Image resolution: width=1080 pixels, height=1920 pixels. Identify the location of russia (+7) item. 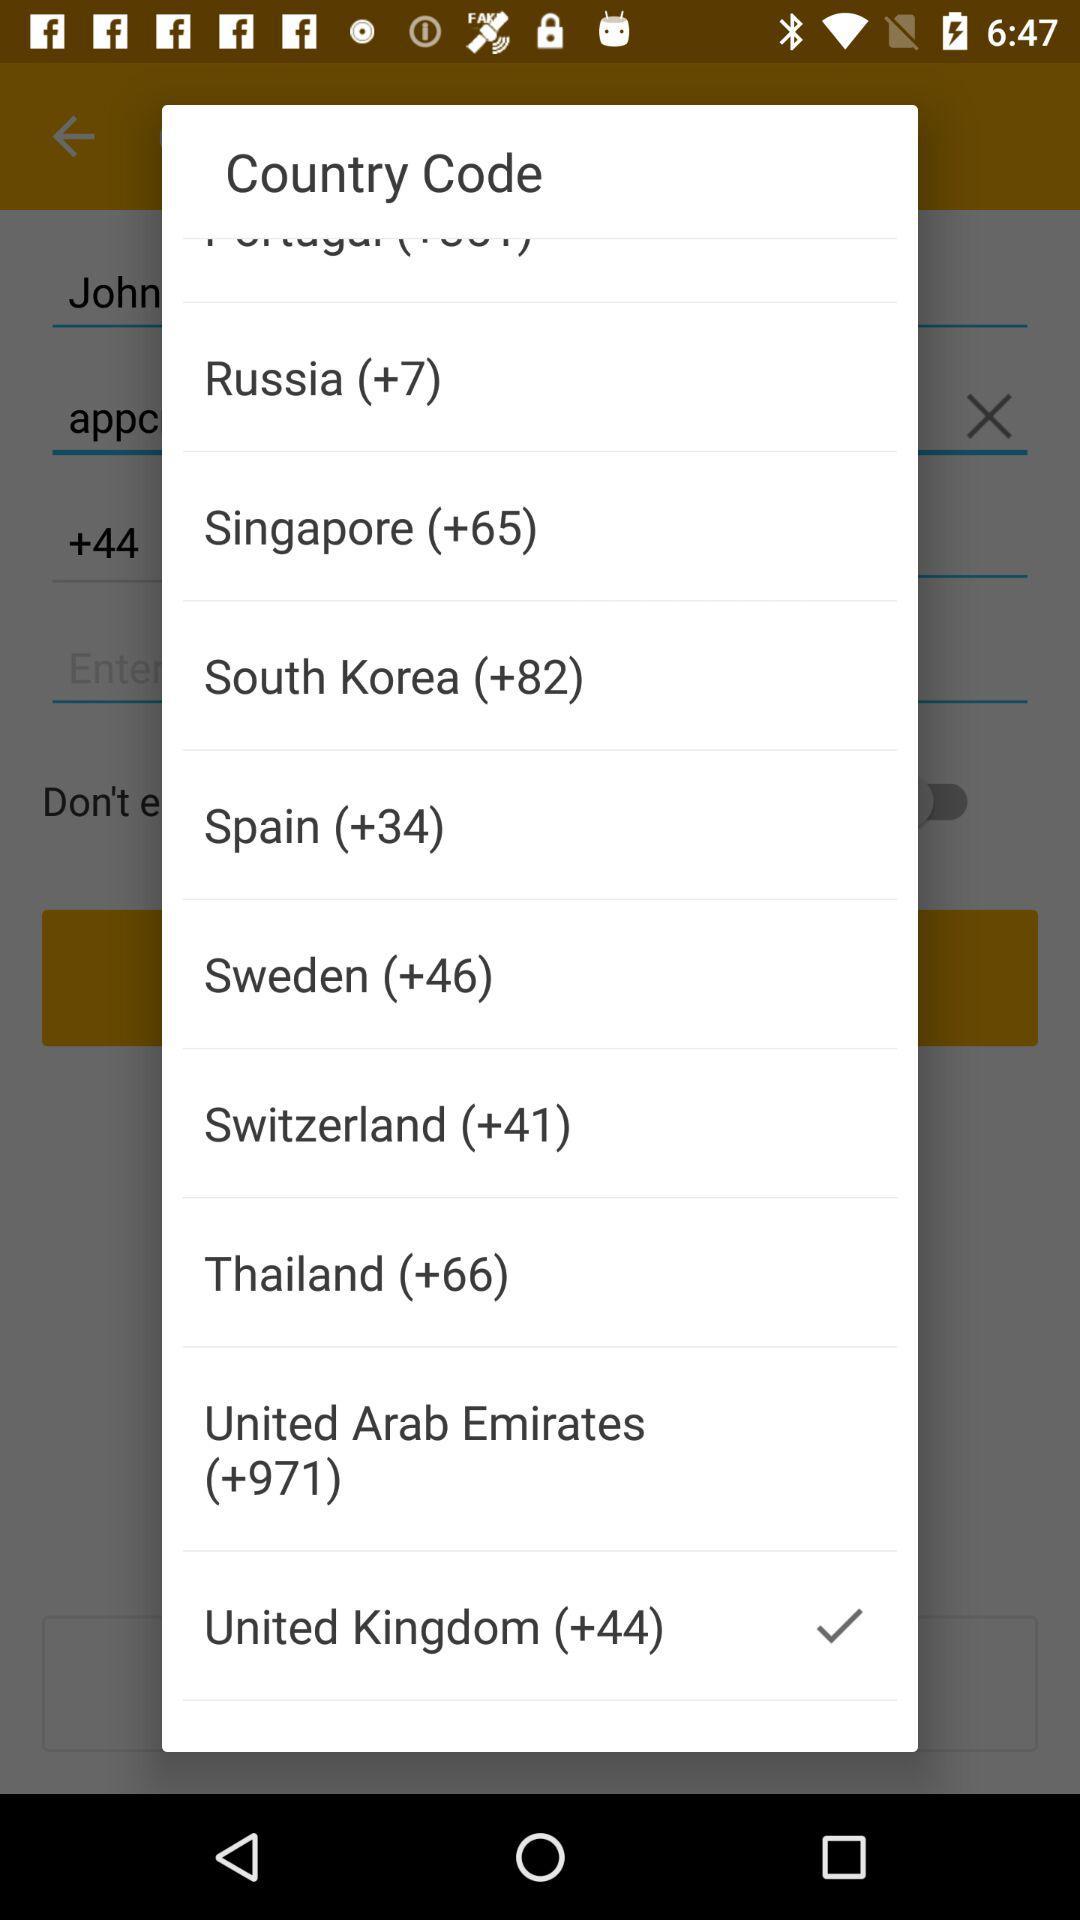
(482, 376).